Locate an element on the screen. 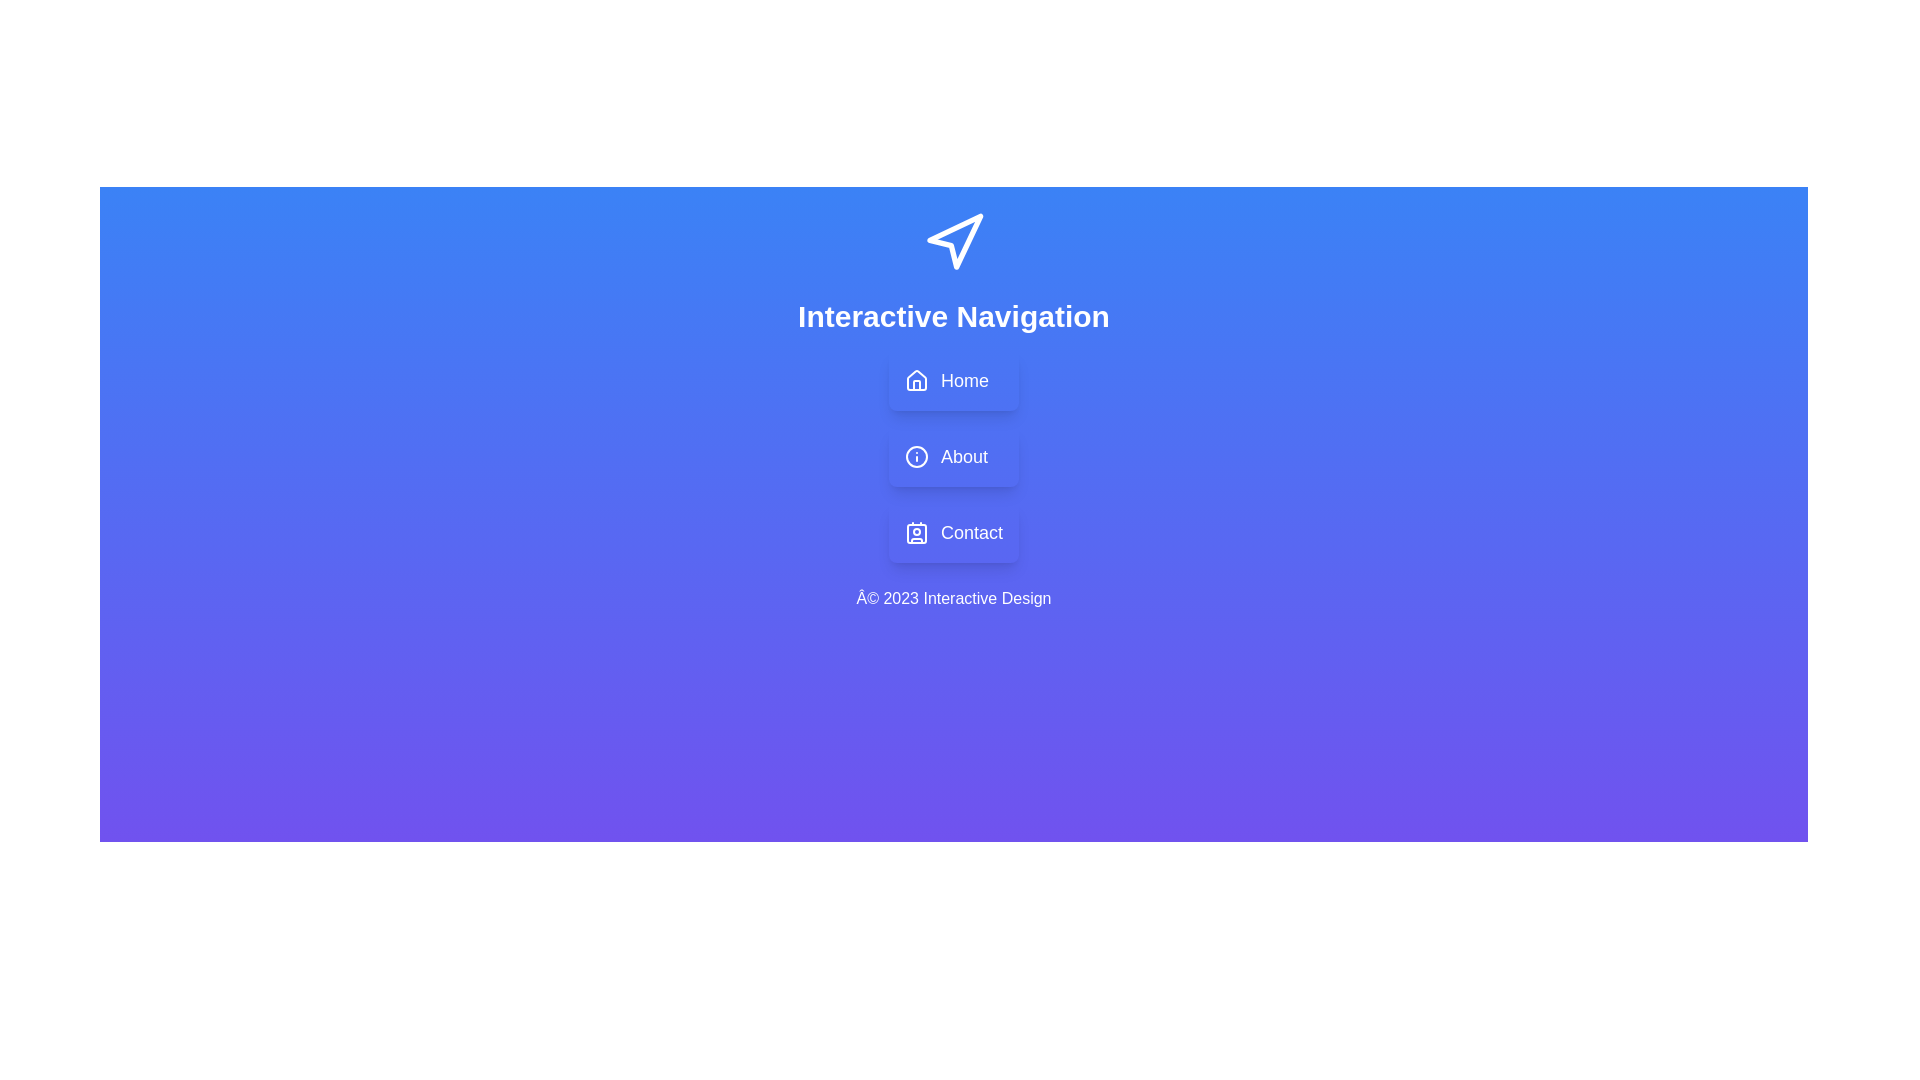 This screenshot has height=1080, width=1920. the 'Contact' button, which is the third and bottommost button in a vertical stack of navigation buttons labeled 'Home', 'About', and 'Contact' is located at coordinates (953, 531).